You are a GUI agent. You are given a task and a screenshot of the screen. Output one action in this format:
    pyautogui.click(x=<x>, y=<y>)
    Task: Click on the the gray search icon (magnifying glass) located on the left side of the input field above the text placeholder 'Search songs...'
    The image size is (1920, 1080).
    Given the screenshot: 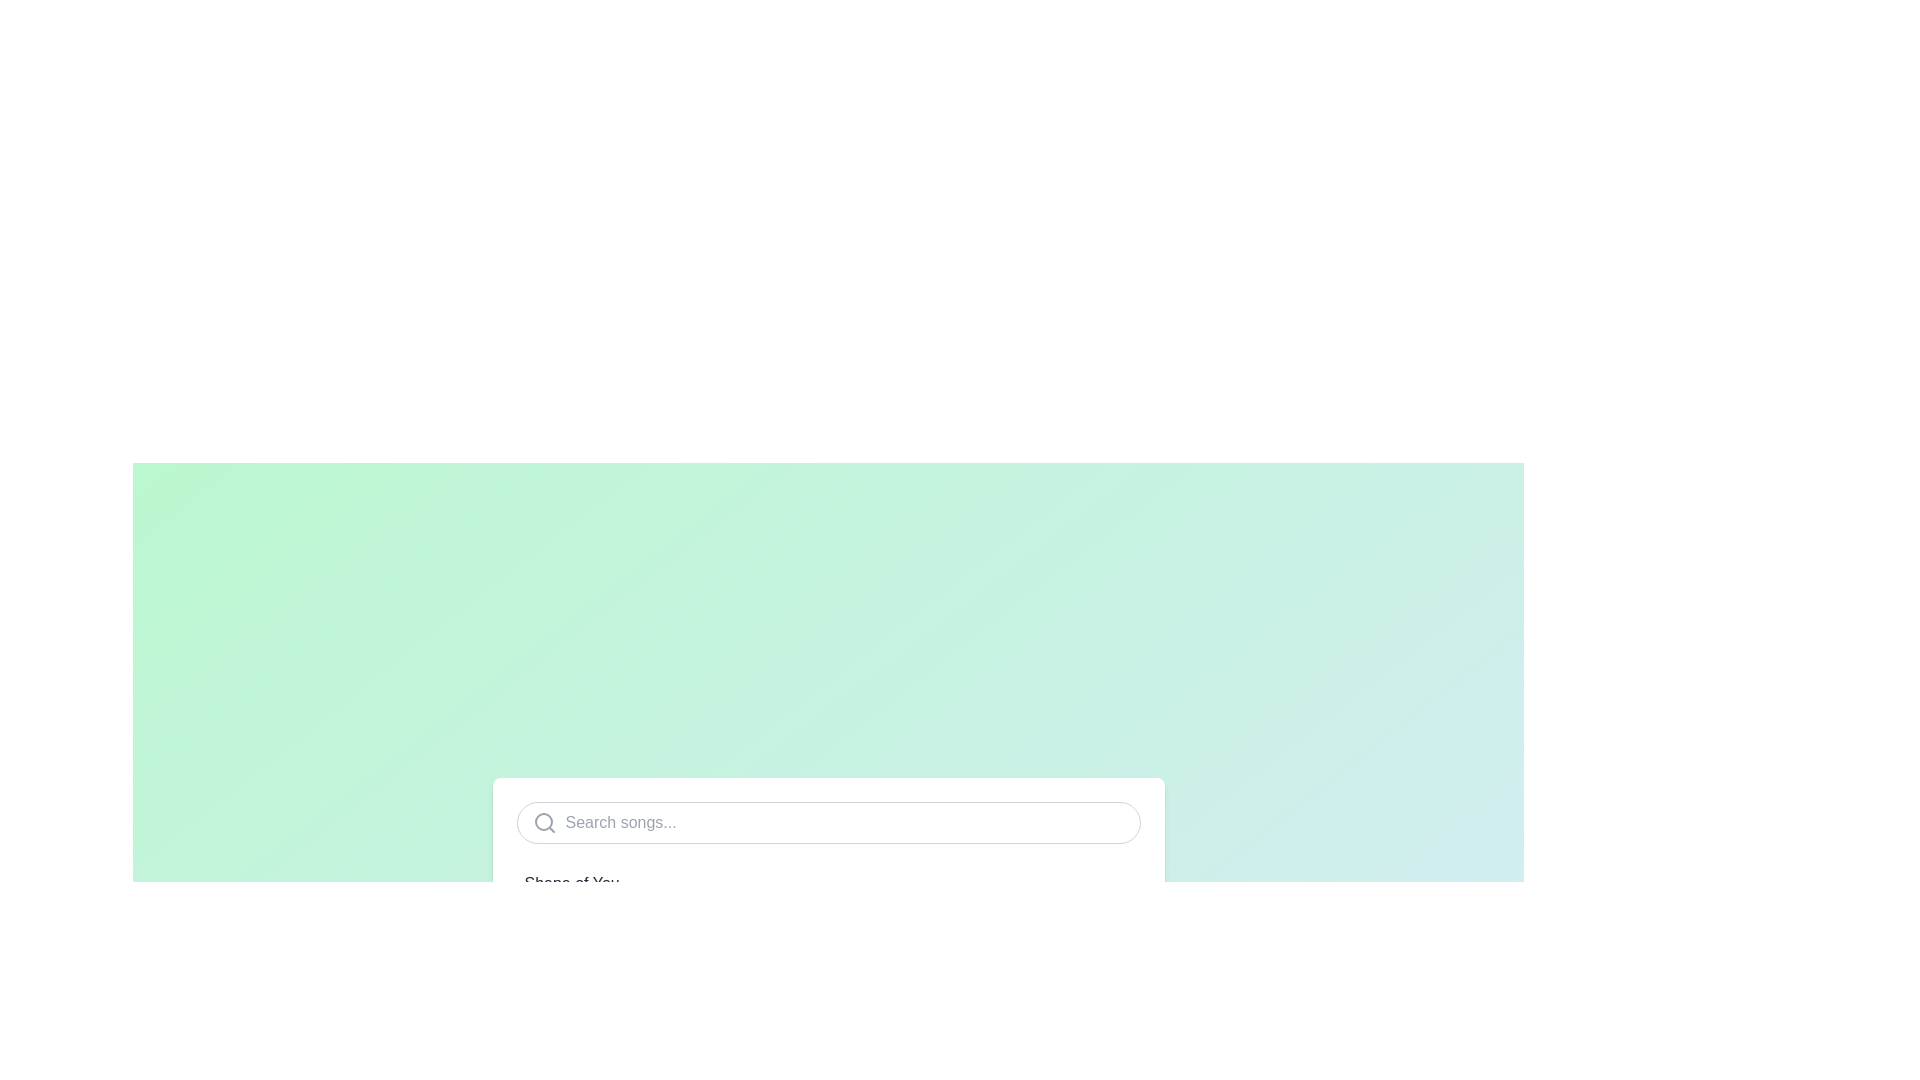 What is the action you would take?
    pyautogui.click(x=544, y=822)
    